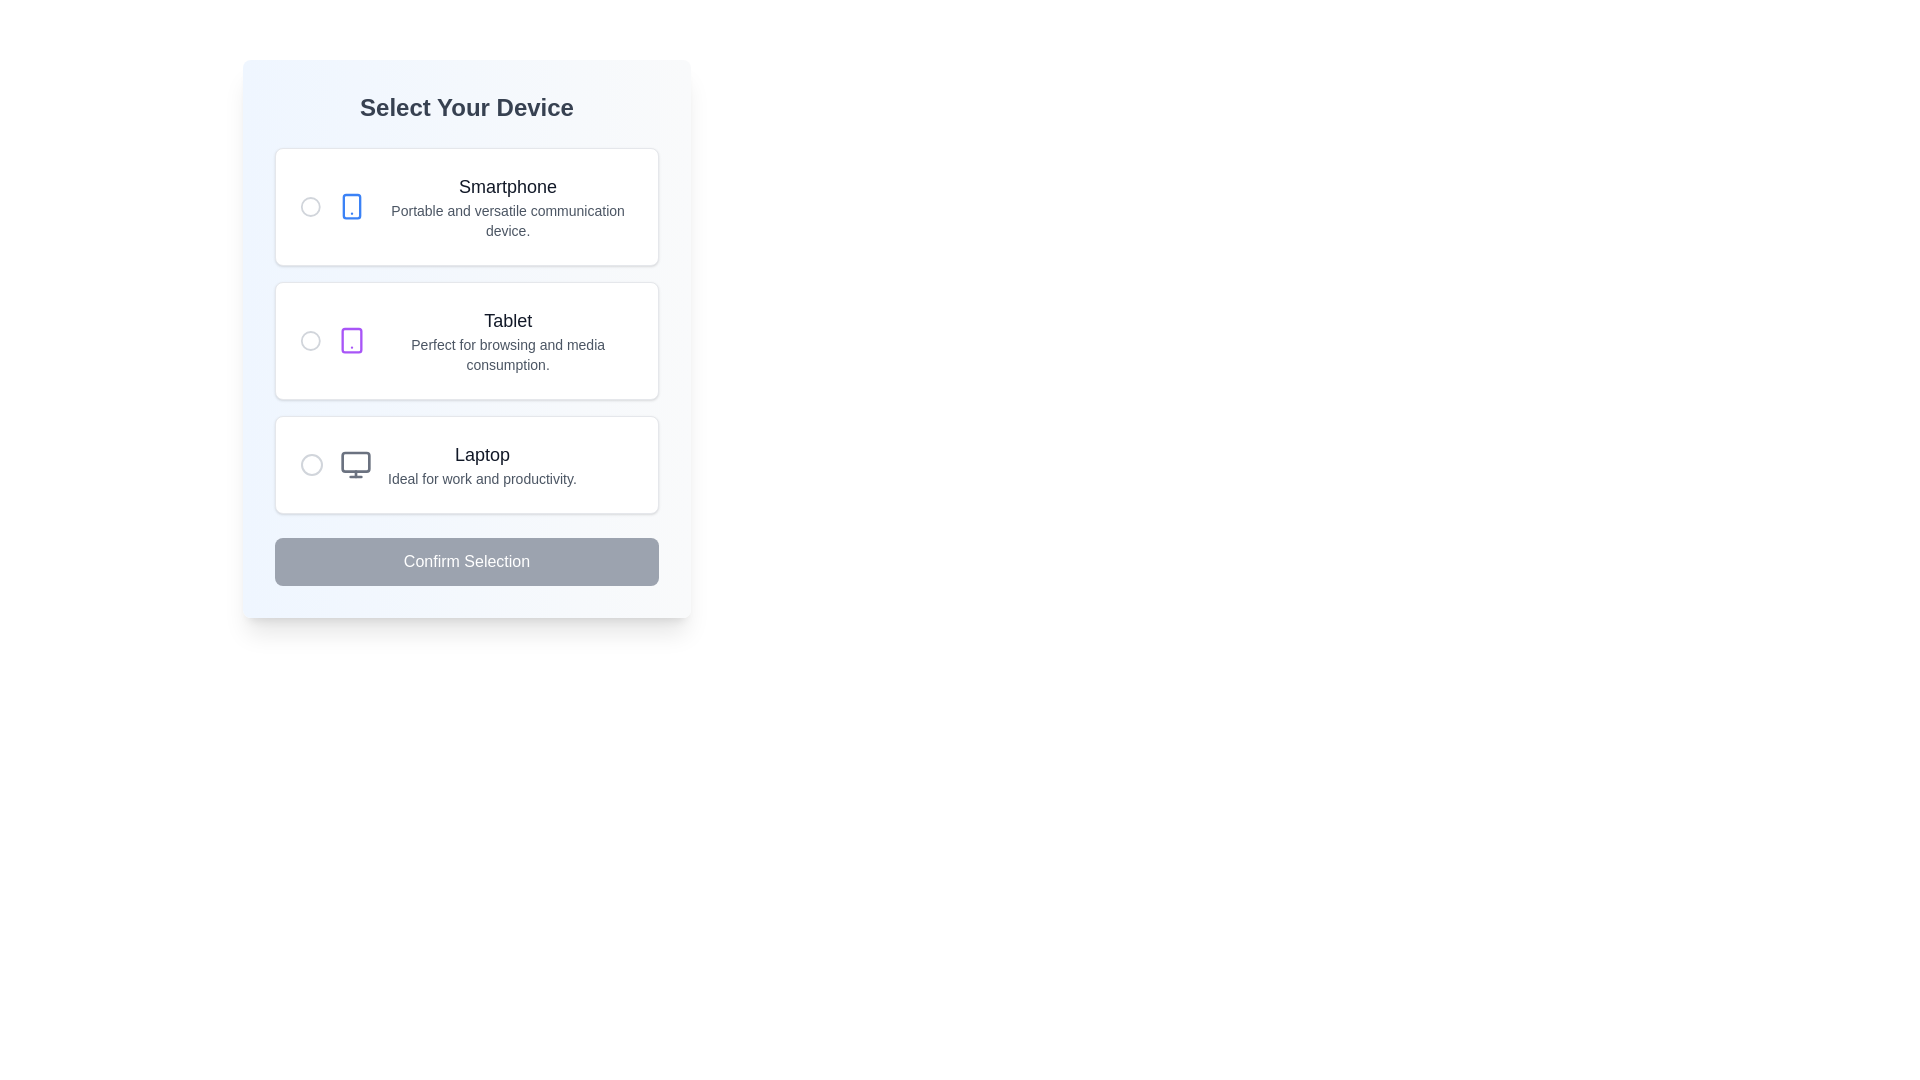  What do you see at coordinates (355, 462) in the screenshot?
I see `the small rectangle with rounded corners located inside the monitor icon representing the 'Laptop' selection option` at bounding box center [355, 462].